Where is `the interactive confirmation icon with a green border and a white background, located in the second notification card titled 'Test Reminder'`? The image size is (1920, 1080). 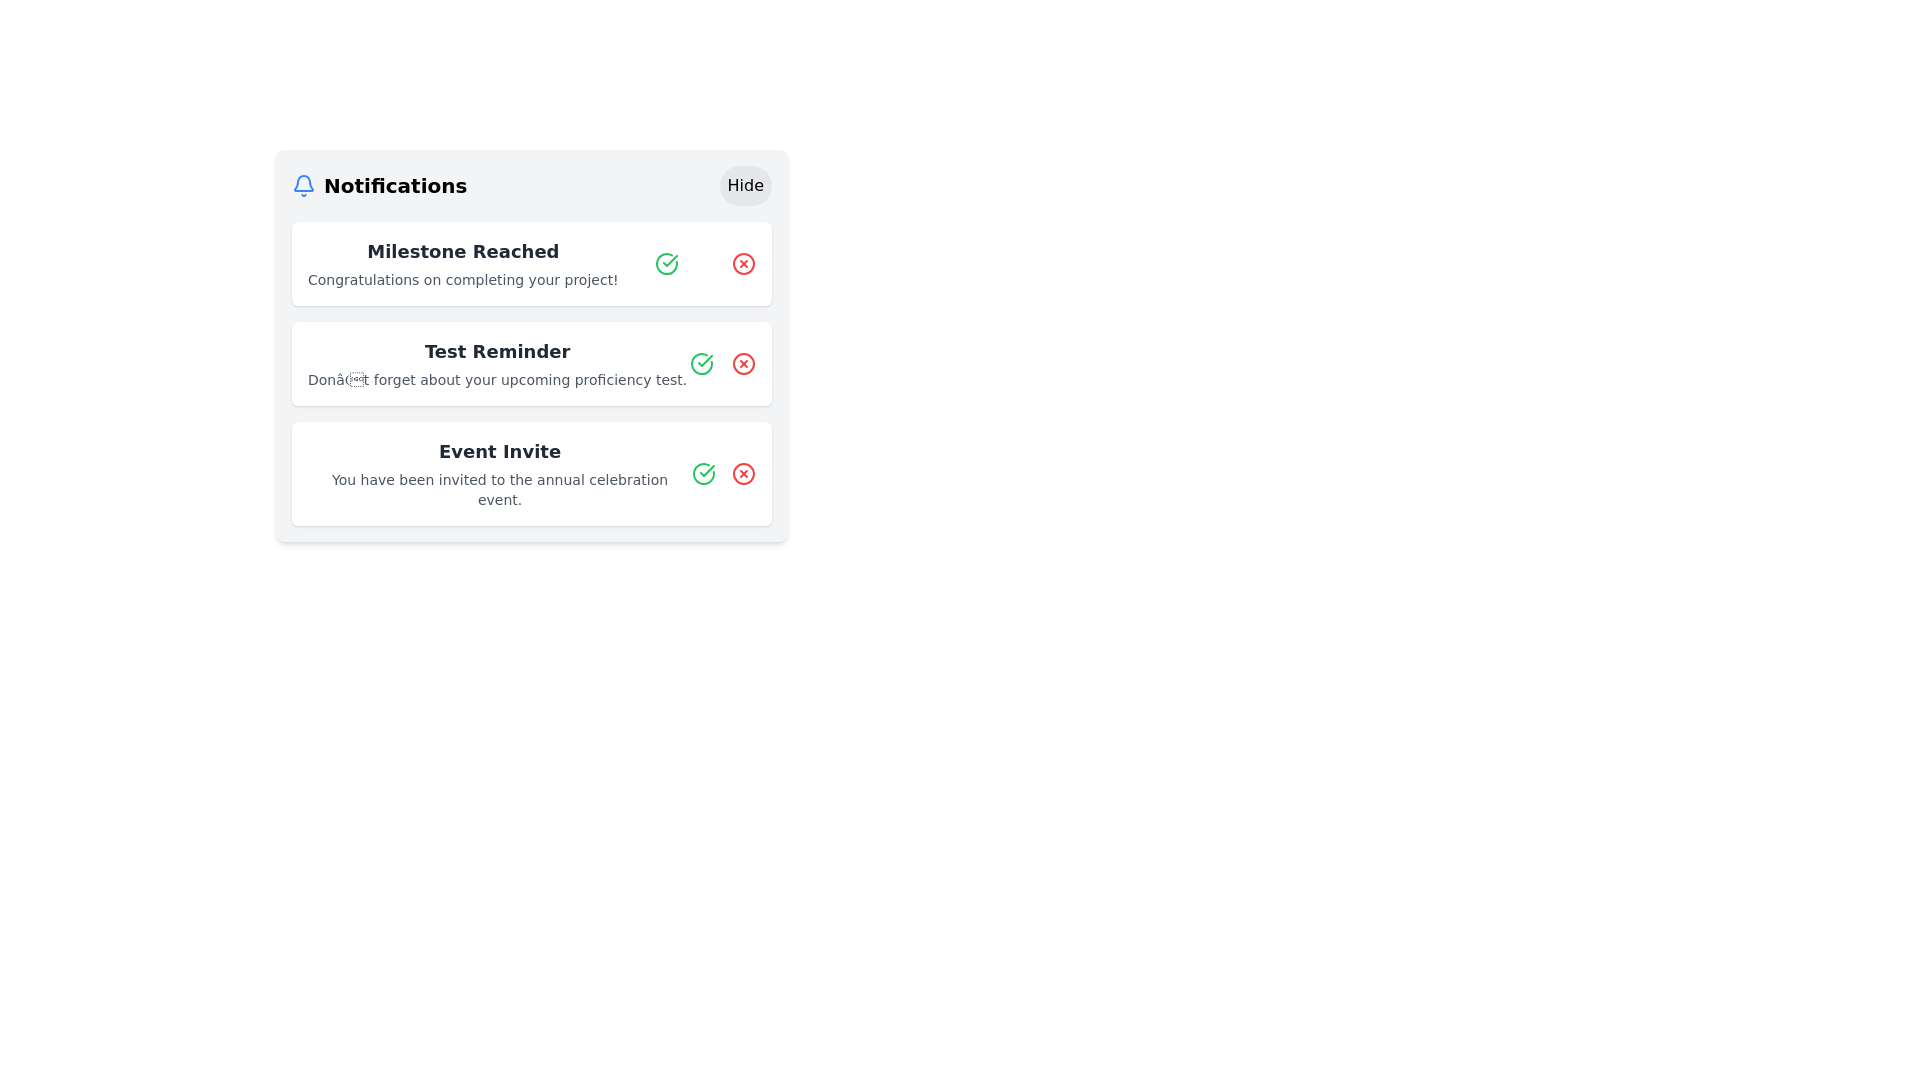
the interactive confirmation icon with a green border and a white background, located in the second notification card titled 'Test Reminder' is located at coordinates (701, 363).